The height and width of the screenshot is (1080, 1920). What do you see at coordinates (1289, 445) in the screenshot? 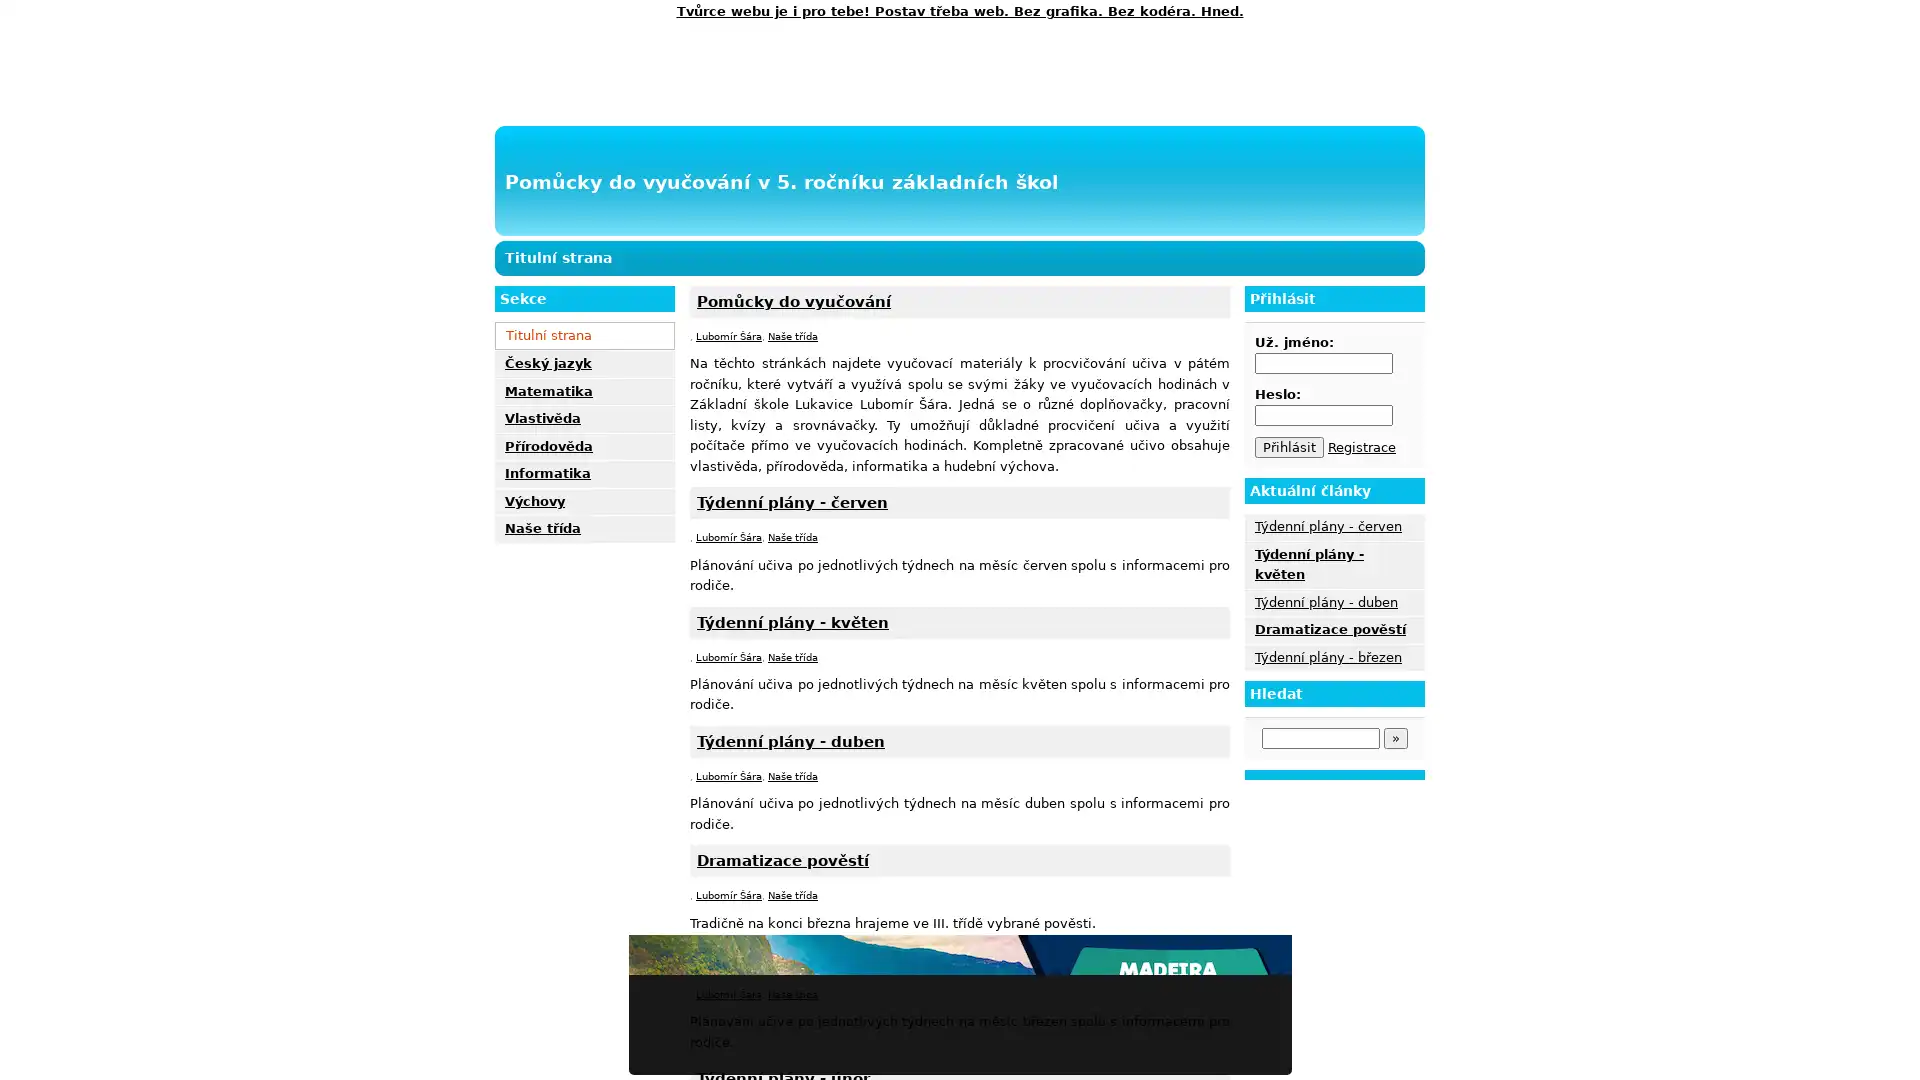
I see `Prihlasit` at bounding box center [1289, 445].